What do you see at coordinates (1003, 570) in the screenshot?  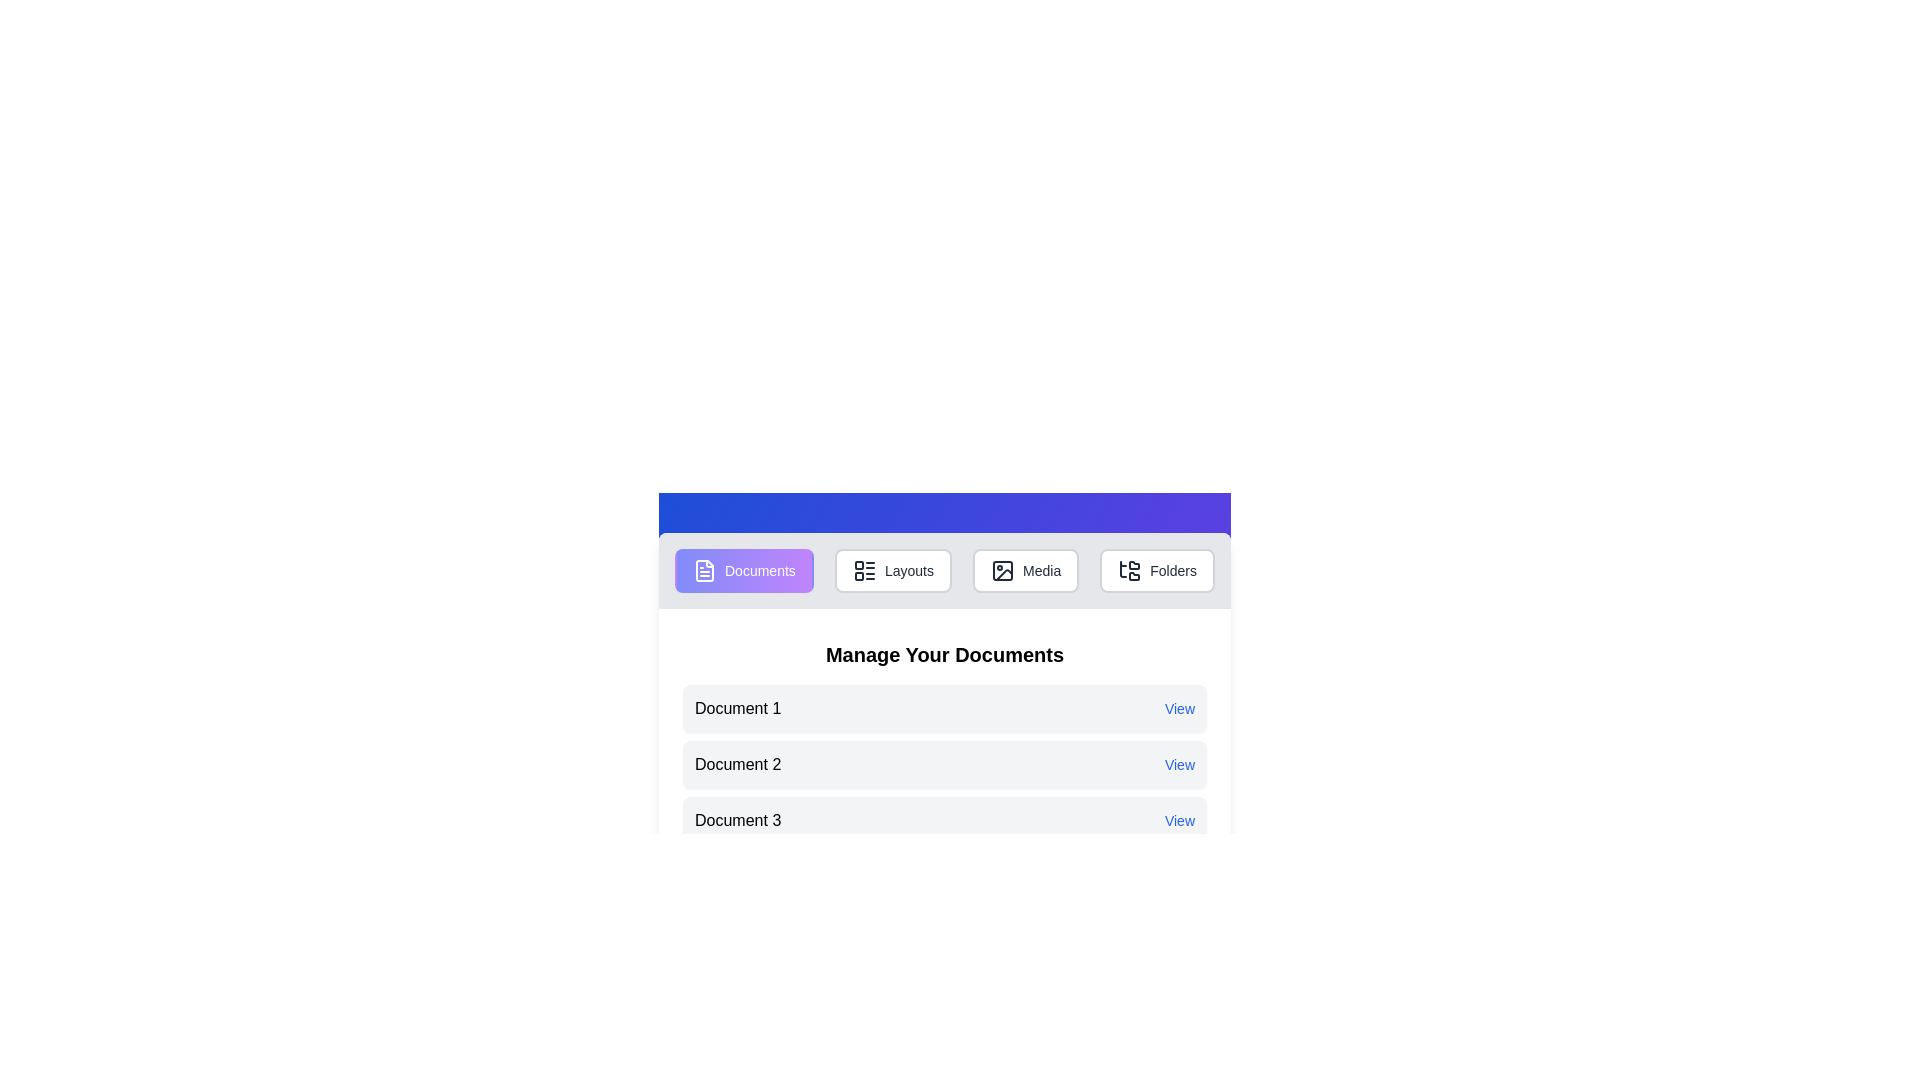 I see `the media icon, which is a simplified representation of an image, located centrally in the navigation row between the 'Layouts' and 'Folders' buttons` at bounding box center [1003, 570].